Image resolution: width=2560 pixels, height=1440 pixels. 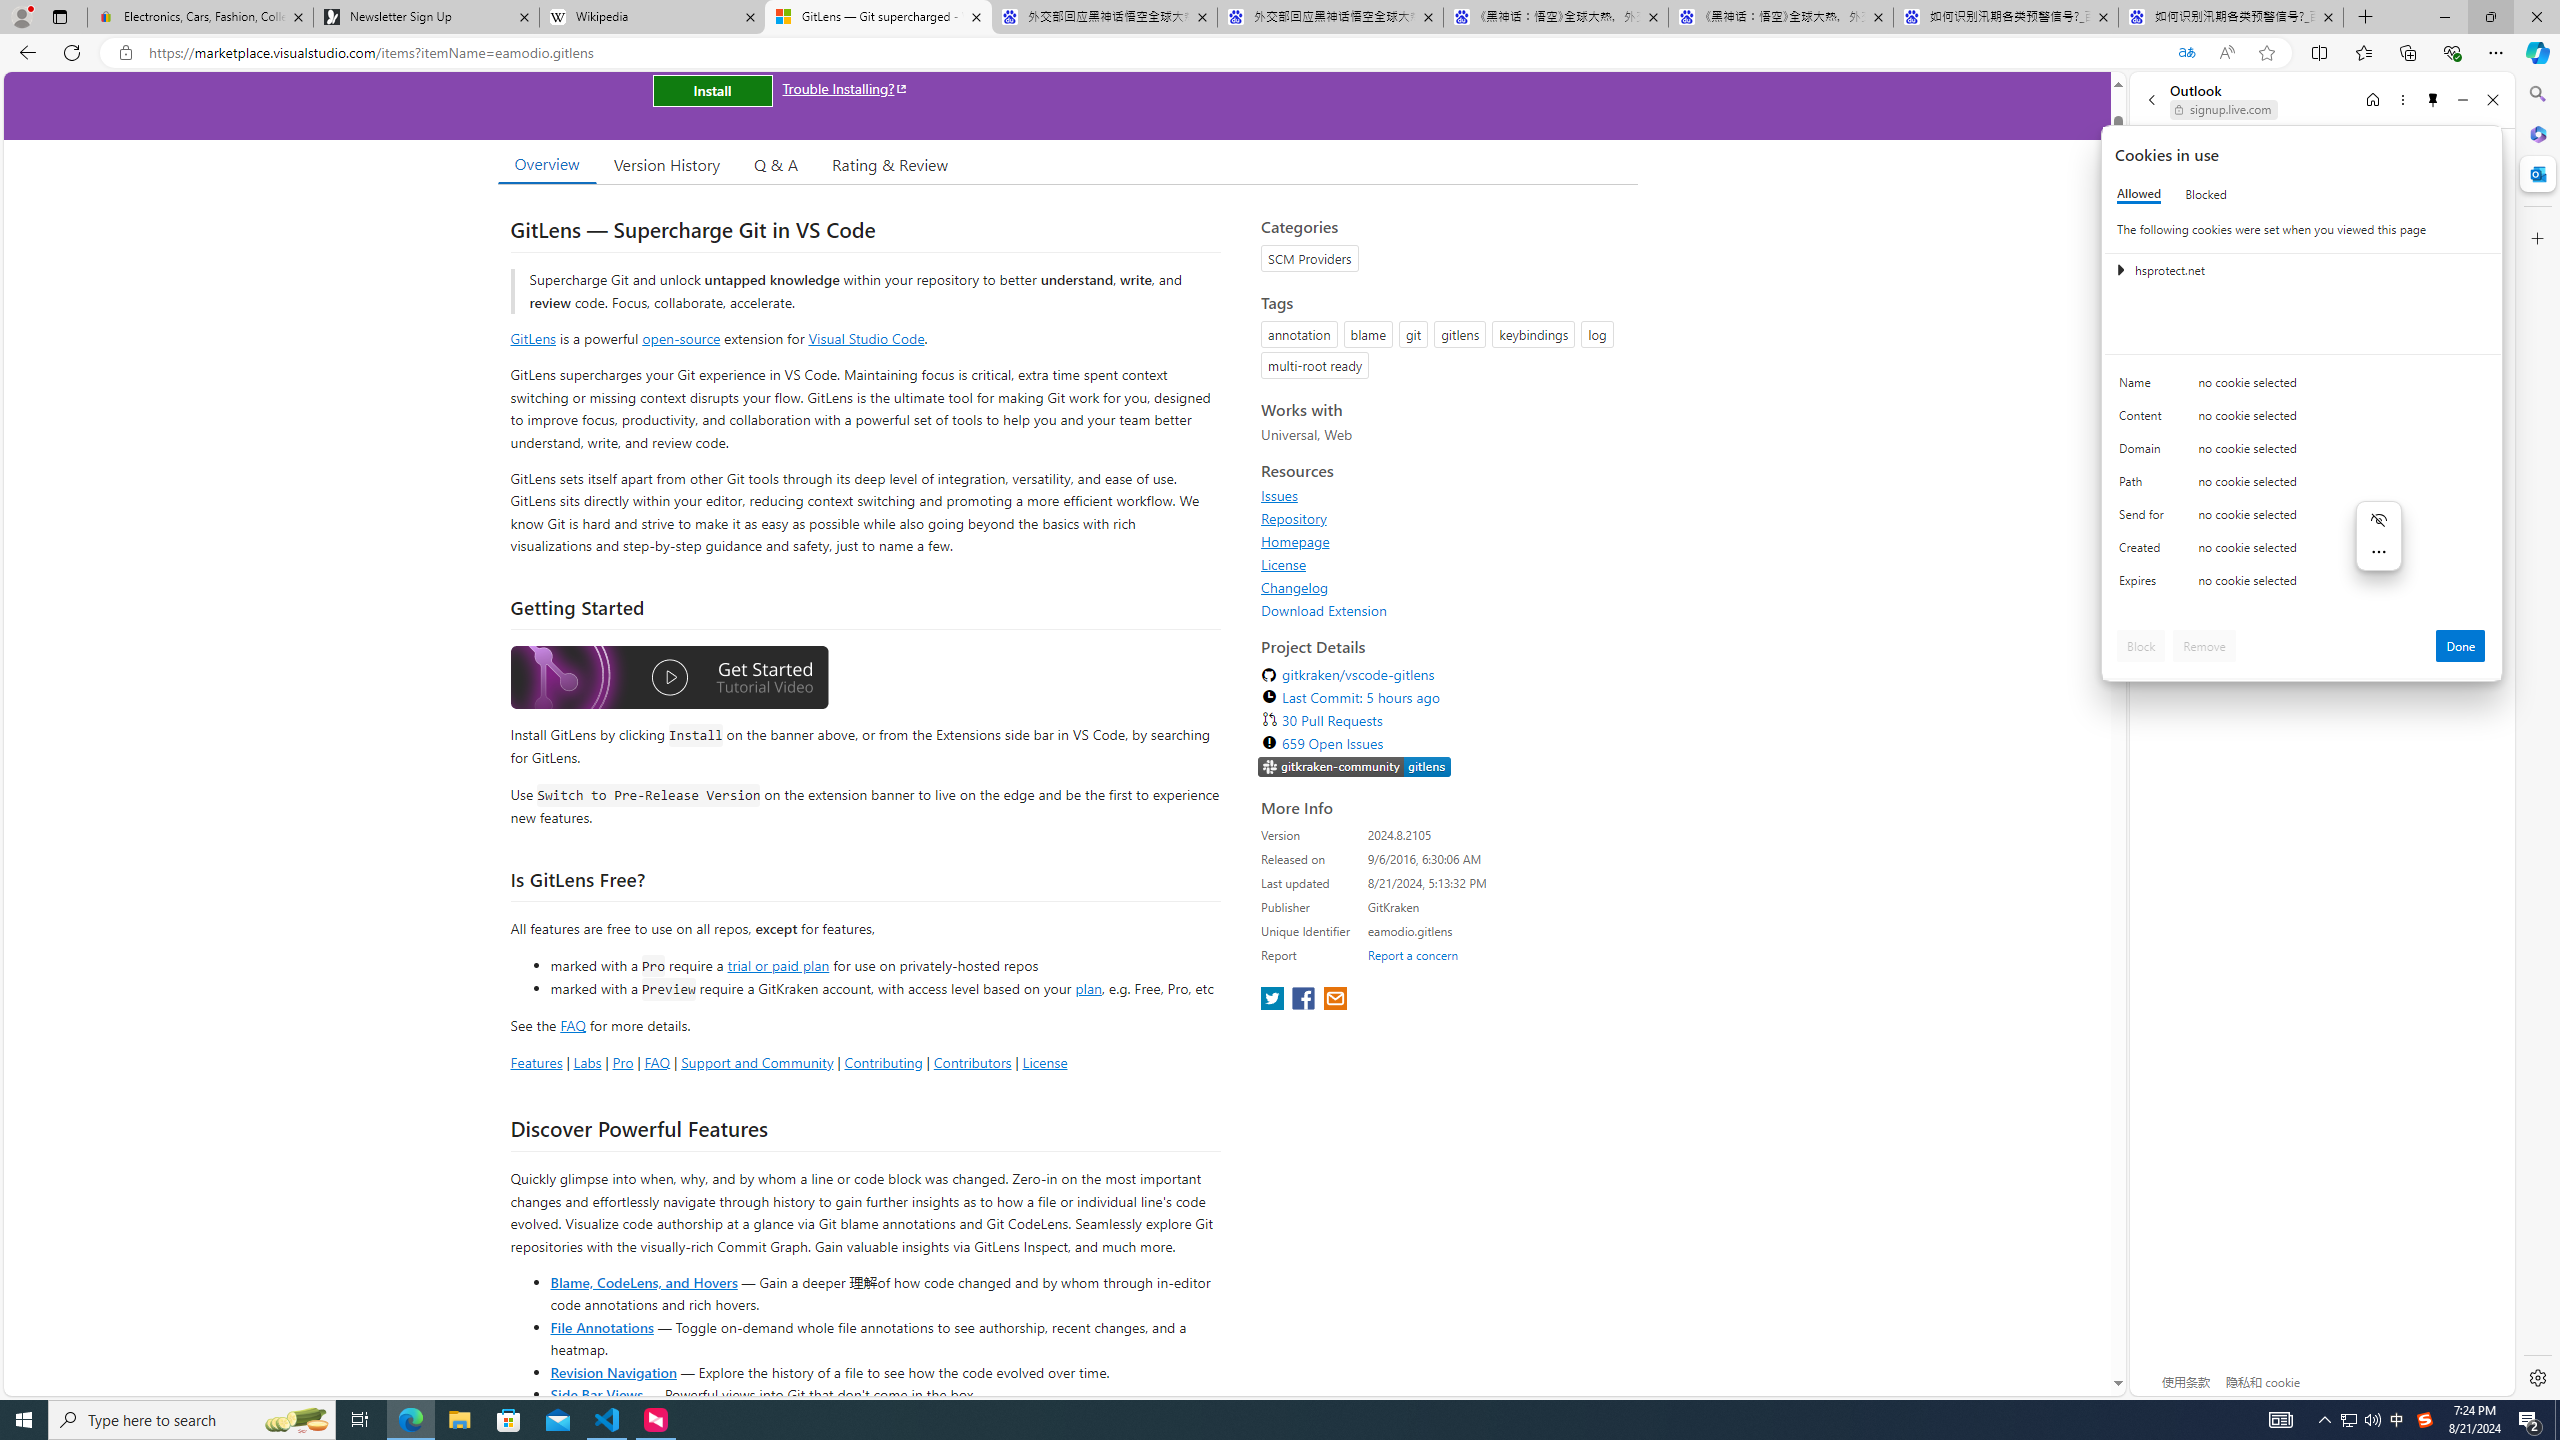 I want to click on 'Send for', so click(x=2144, y=518).